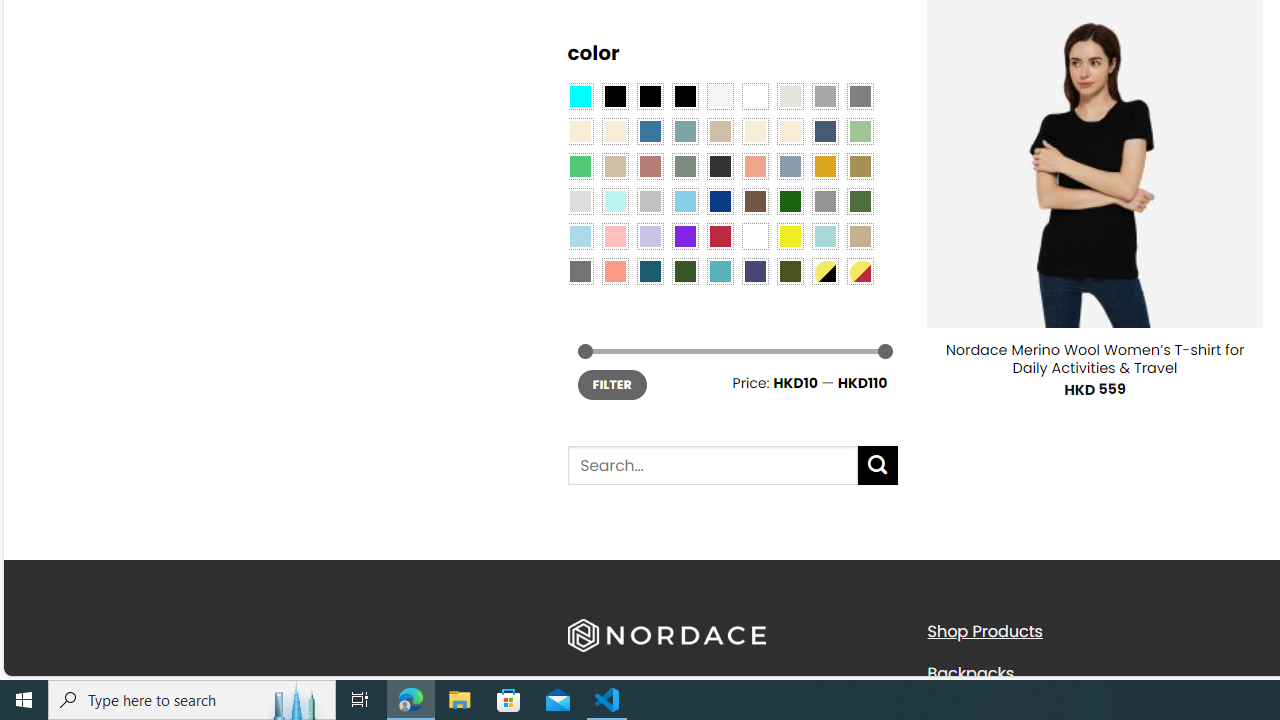 This screenshot has height=720, width=1280. Describe the element at coordinates (1091, 673) in the screenshot. I see `'Backpacks'` at that location.